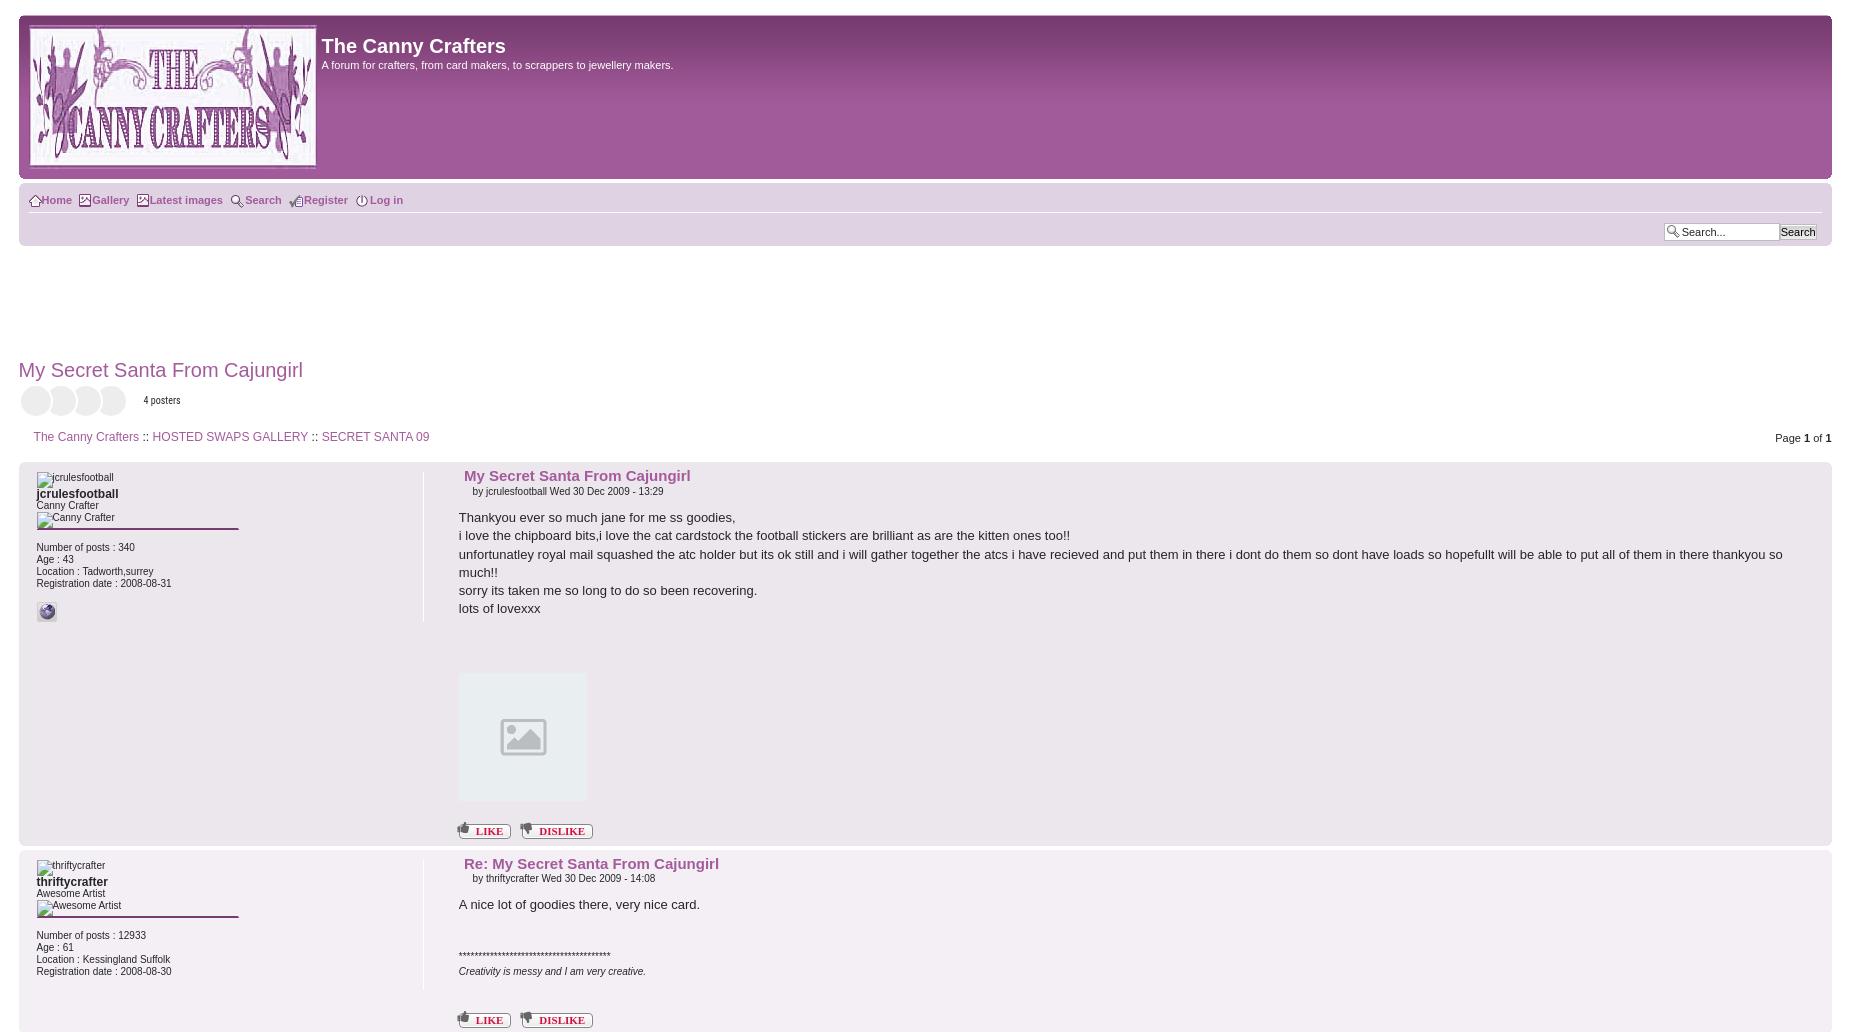 Image resolution: width=1850 pixels, height=1032 pixels. What do you see at coordinates (184, 199) in the screenshot?
I see `'Latest images'` at bounding box center [184, 199].